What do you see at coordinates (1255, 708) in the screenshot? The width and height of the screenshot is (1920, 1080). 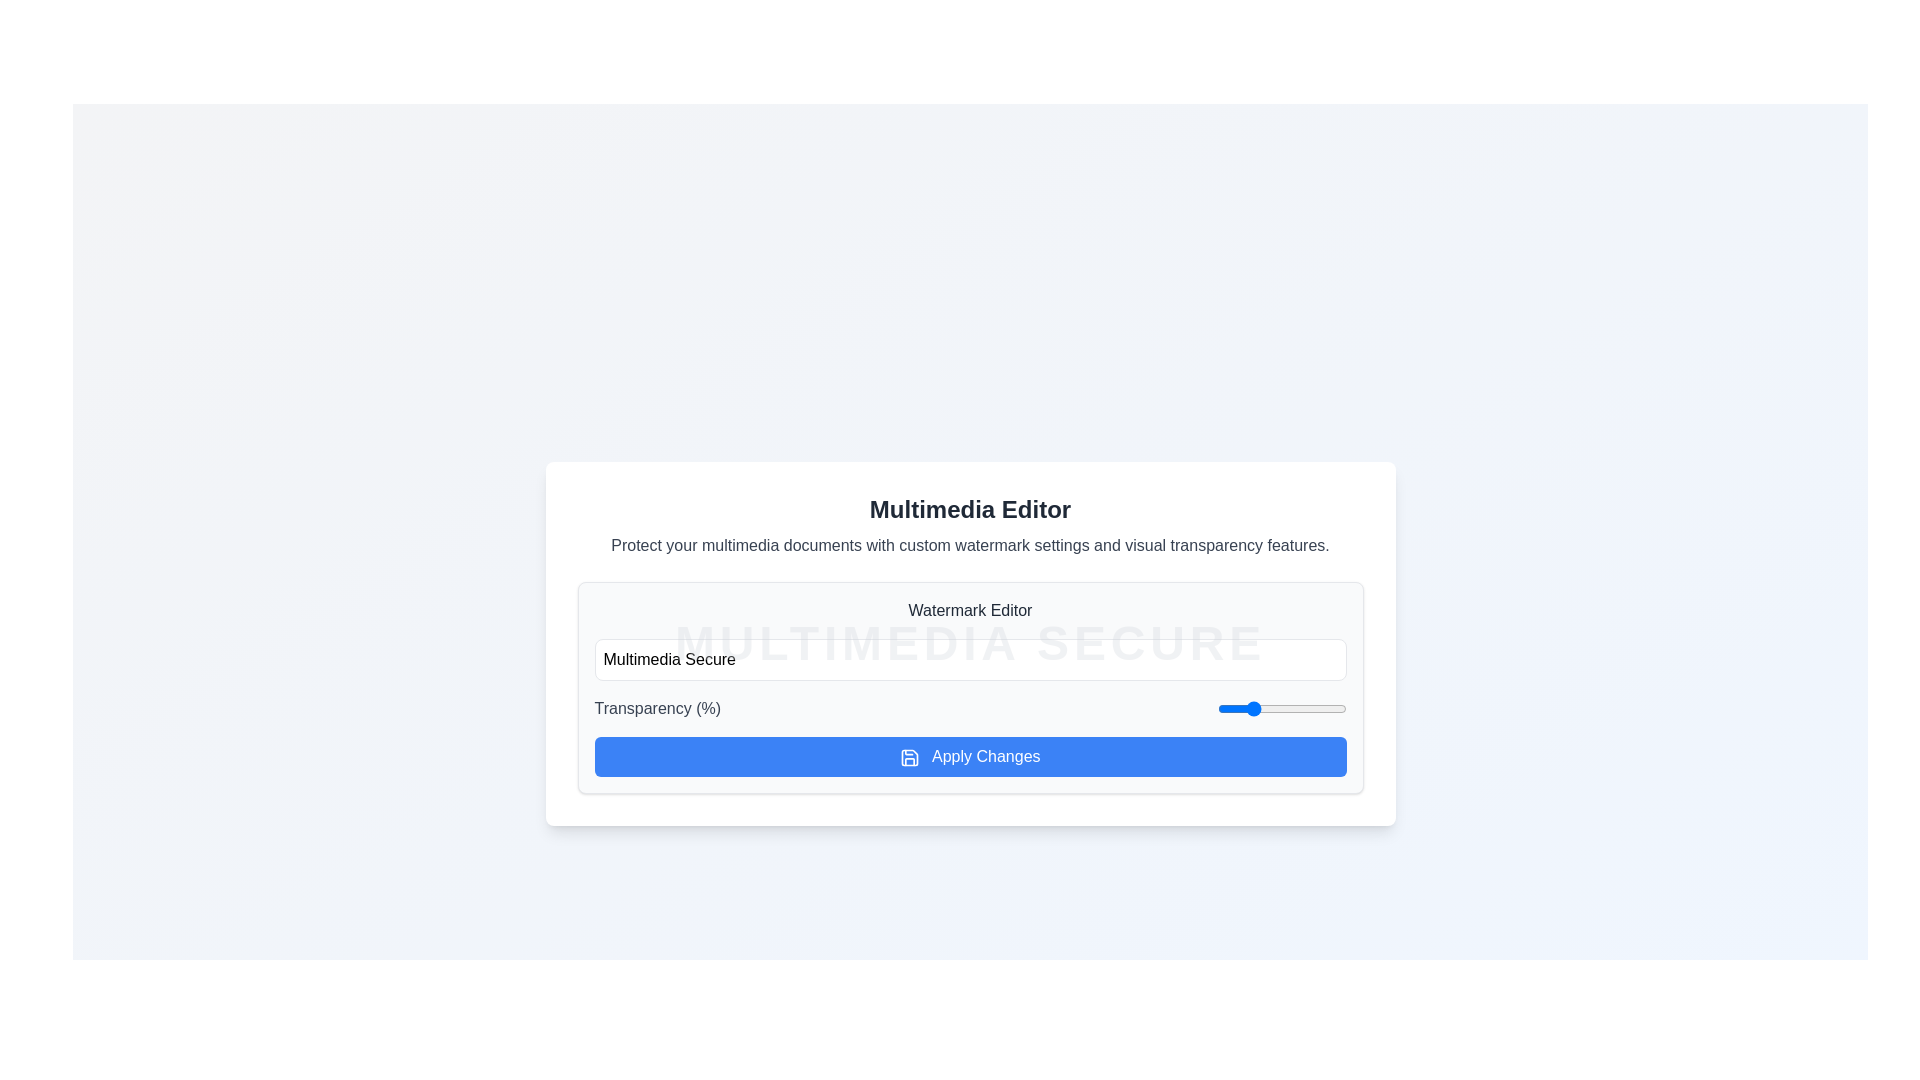 I see `the transparency slider` at bounding box center [1255, 708].